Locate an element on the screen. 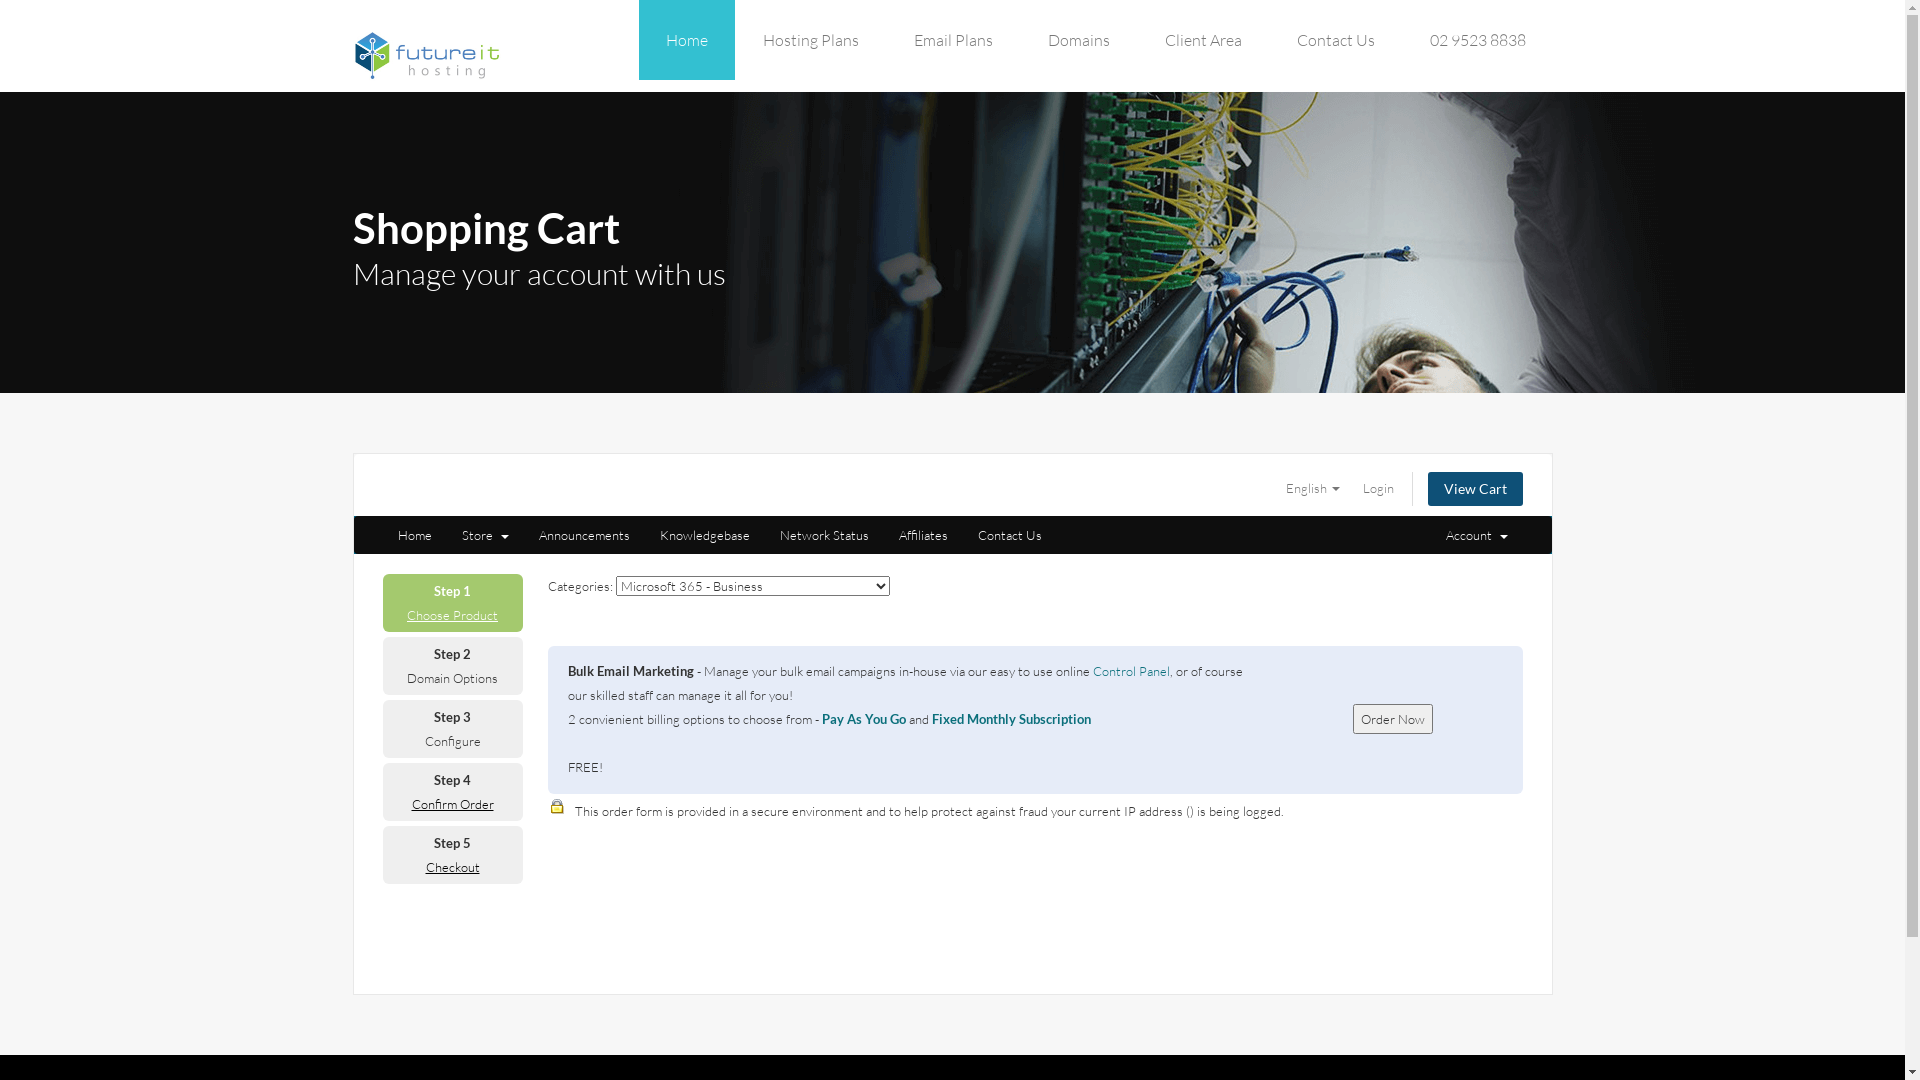 Image resolution: width=1920 pixels, height=1080 pixels. 'Client Area' is located at coordinates (1202, 39).